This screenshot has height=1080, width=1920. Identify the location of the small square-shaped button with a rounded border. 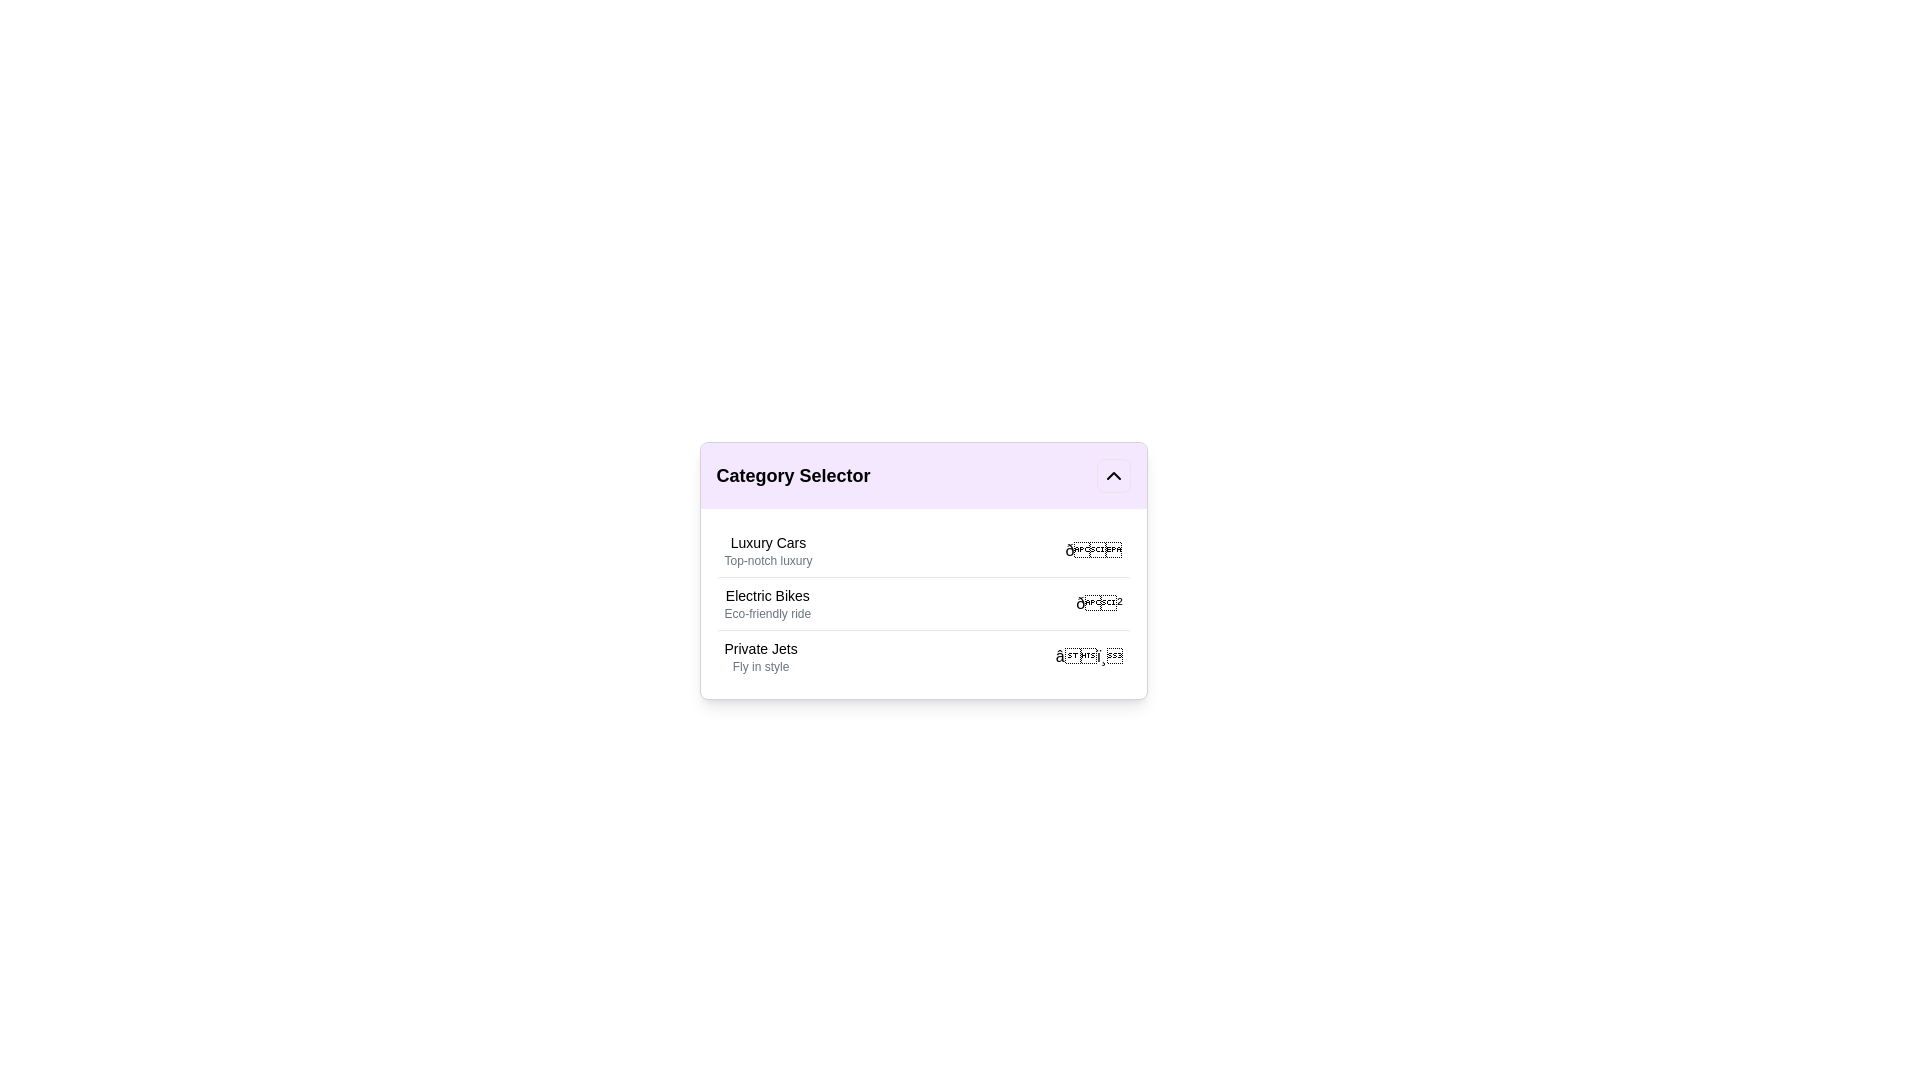
(1112, 475).